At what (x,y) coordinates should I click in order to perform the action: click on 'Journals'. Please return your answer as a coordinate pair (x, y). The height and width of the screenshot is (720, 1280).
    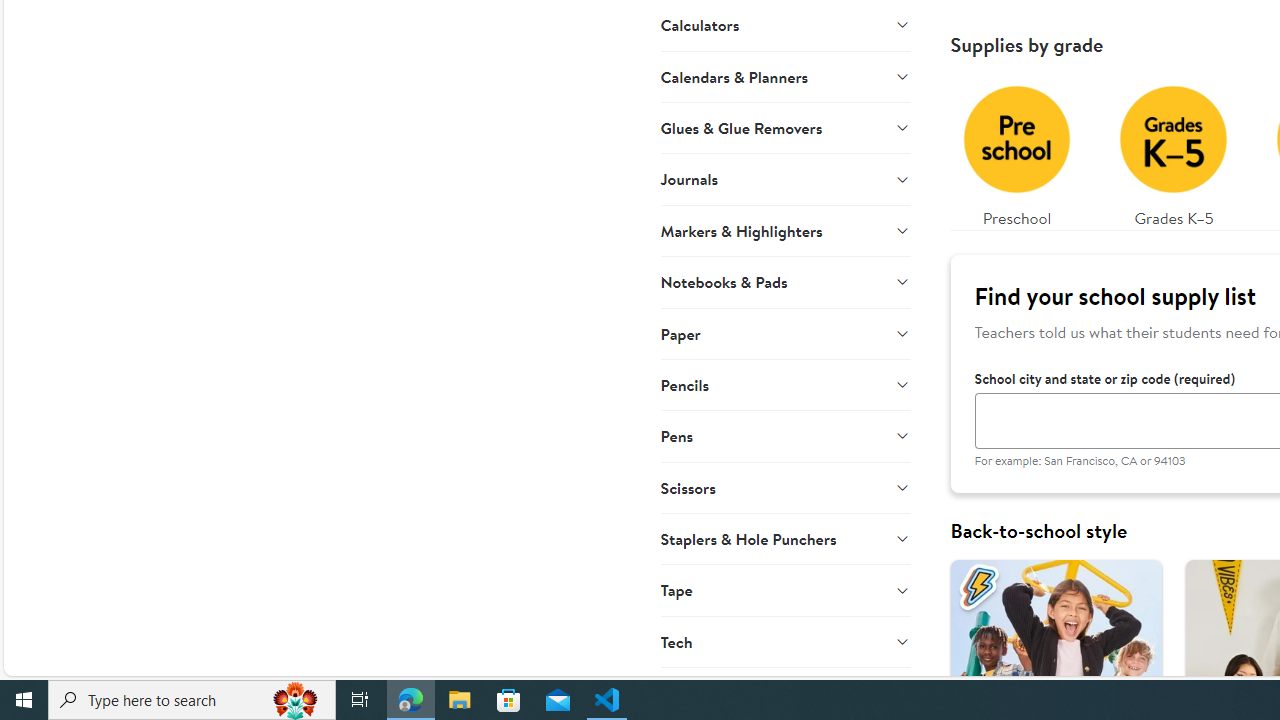
    Looking at the image, I should click on (784, 177).